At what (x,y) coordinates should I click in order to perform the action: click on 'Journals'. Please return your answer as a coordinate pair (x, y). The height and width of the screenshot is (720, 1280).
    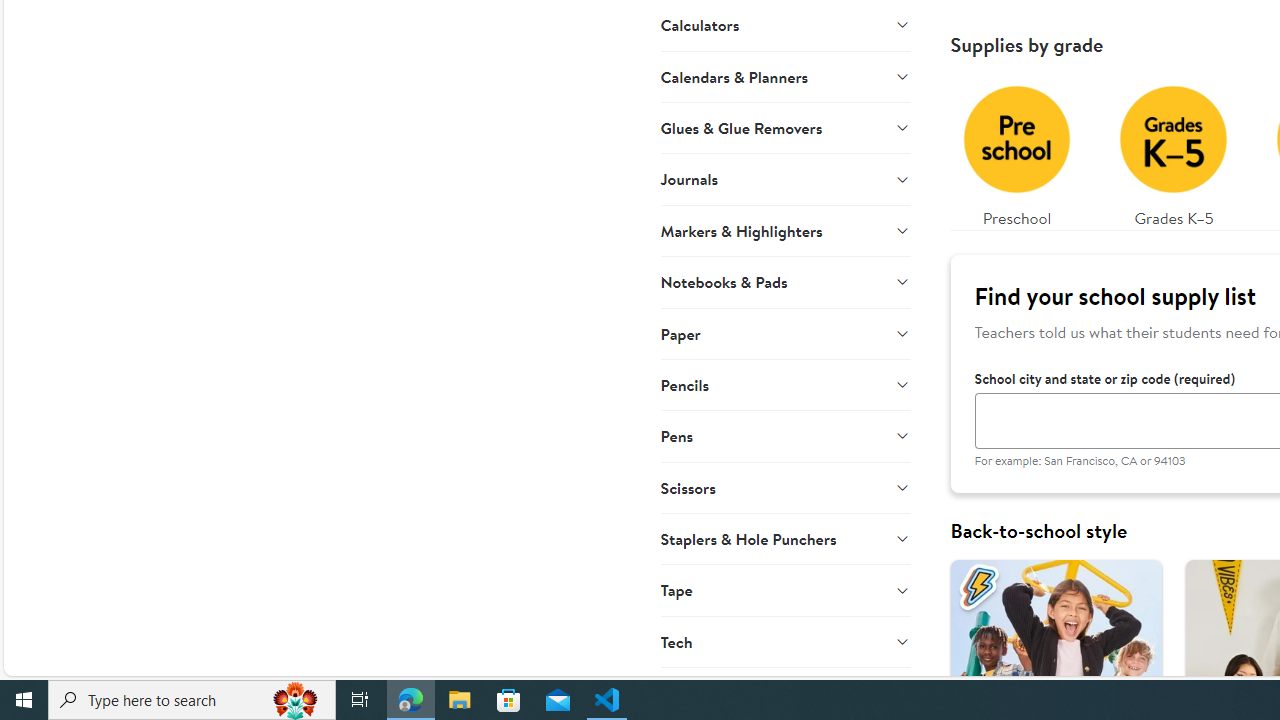
    Looking at the image, I should click on (784, 177).